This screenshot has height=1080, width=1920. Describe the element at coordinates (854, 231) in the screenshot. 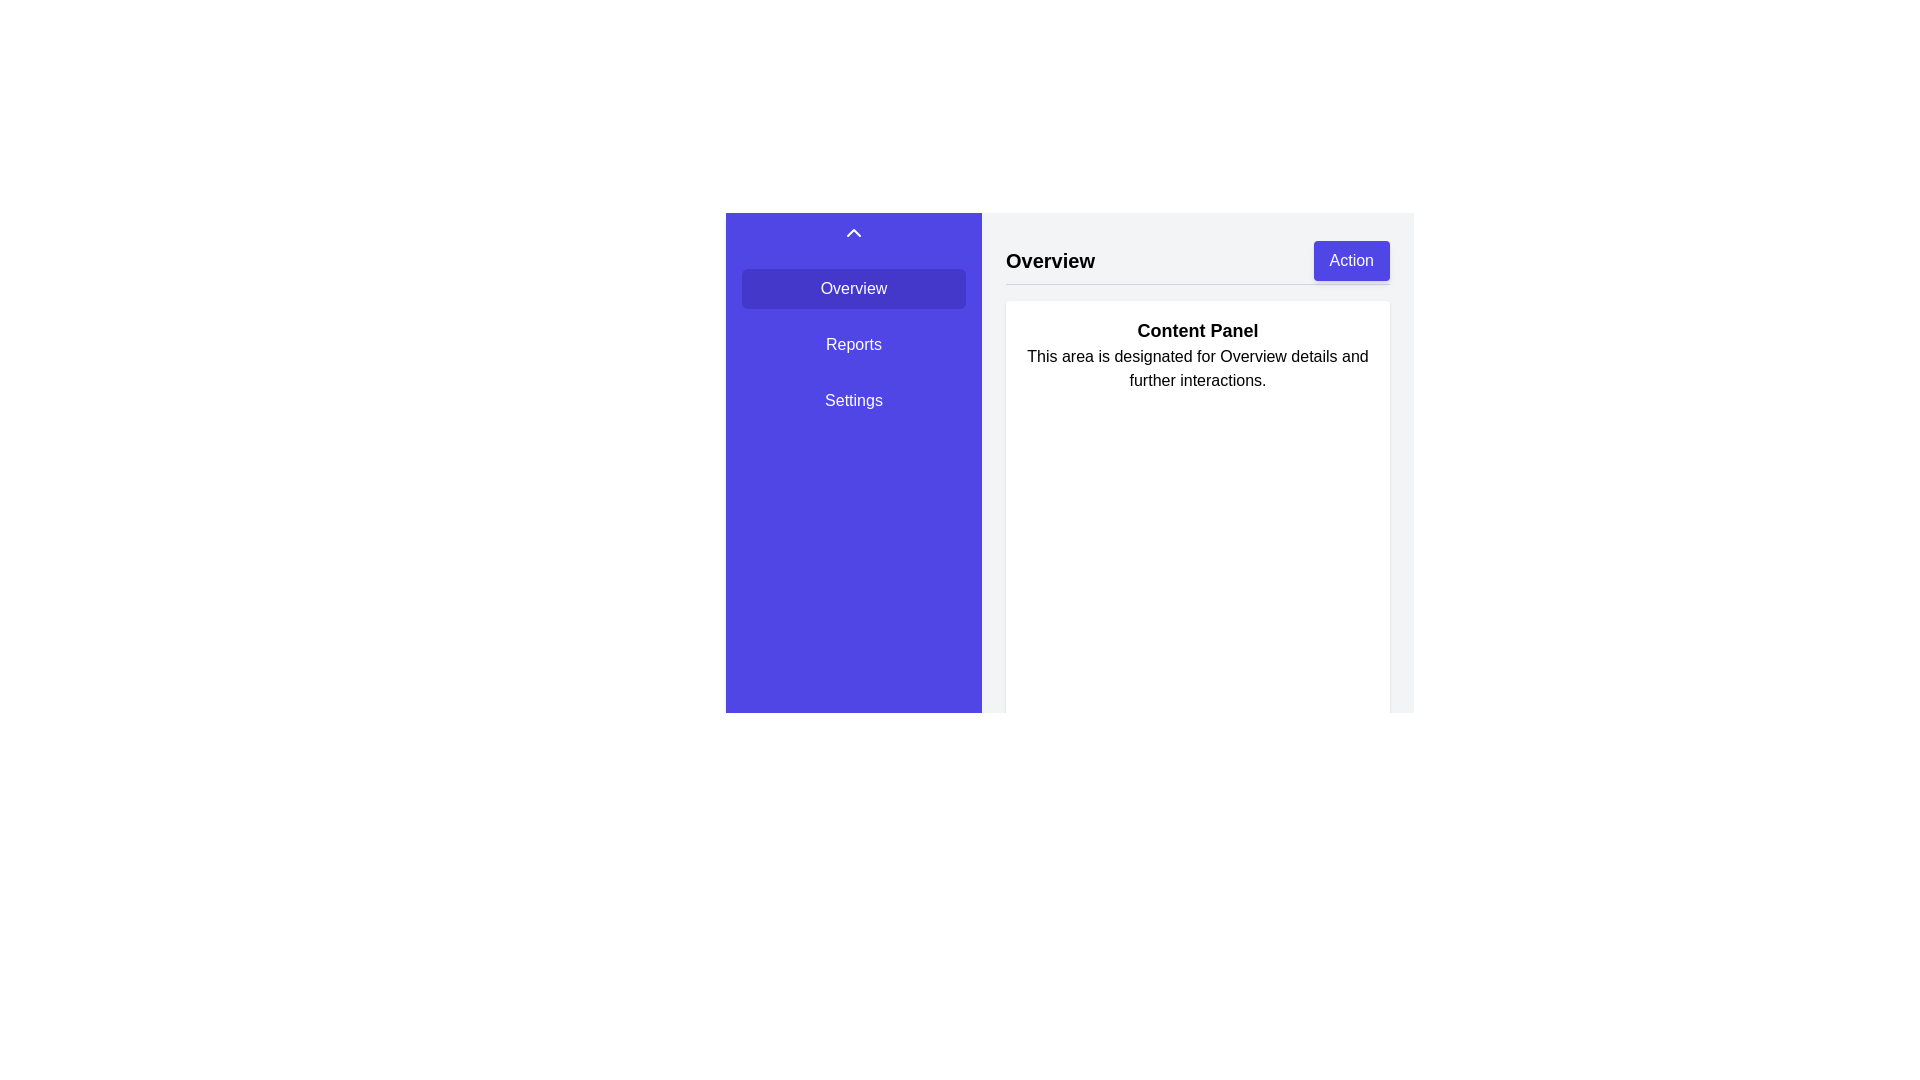

I see `the button at the top of the sidebar menu that has an upward-facing arrow design` at that location.